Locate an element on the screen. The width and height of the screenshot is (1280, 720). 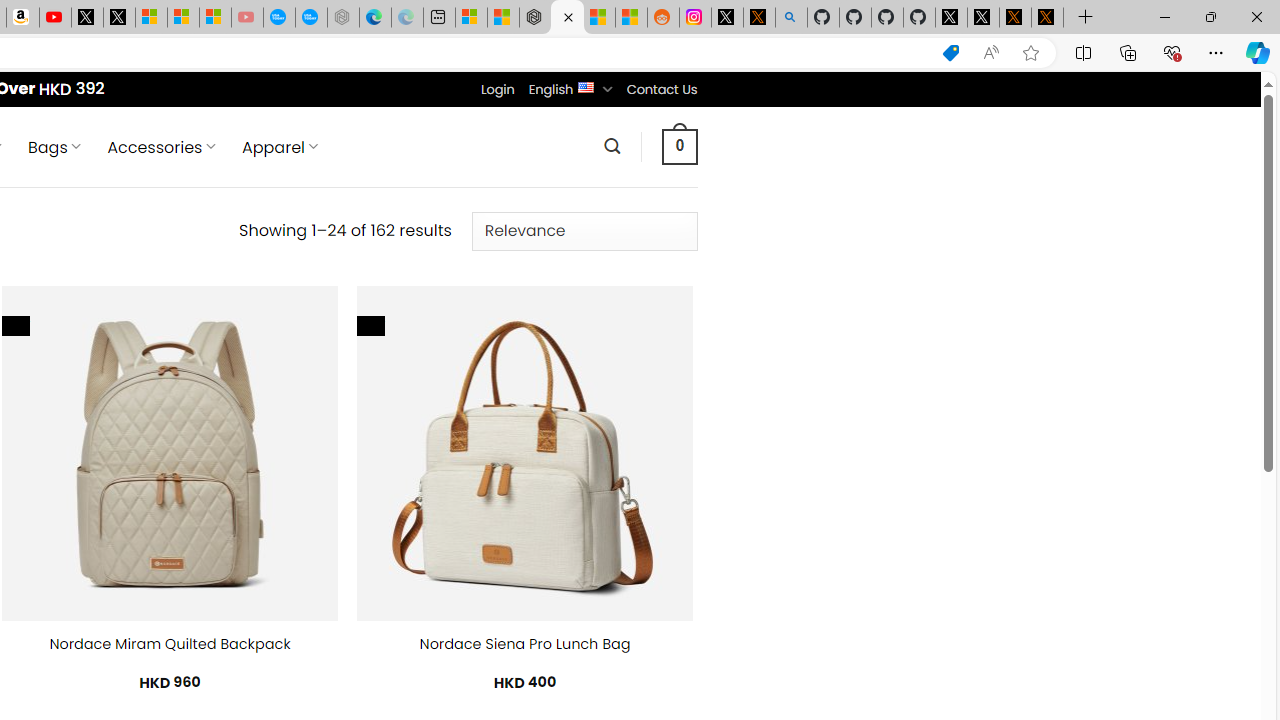
'Close' is located at coordinates (1255, 16).